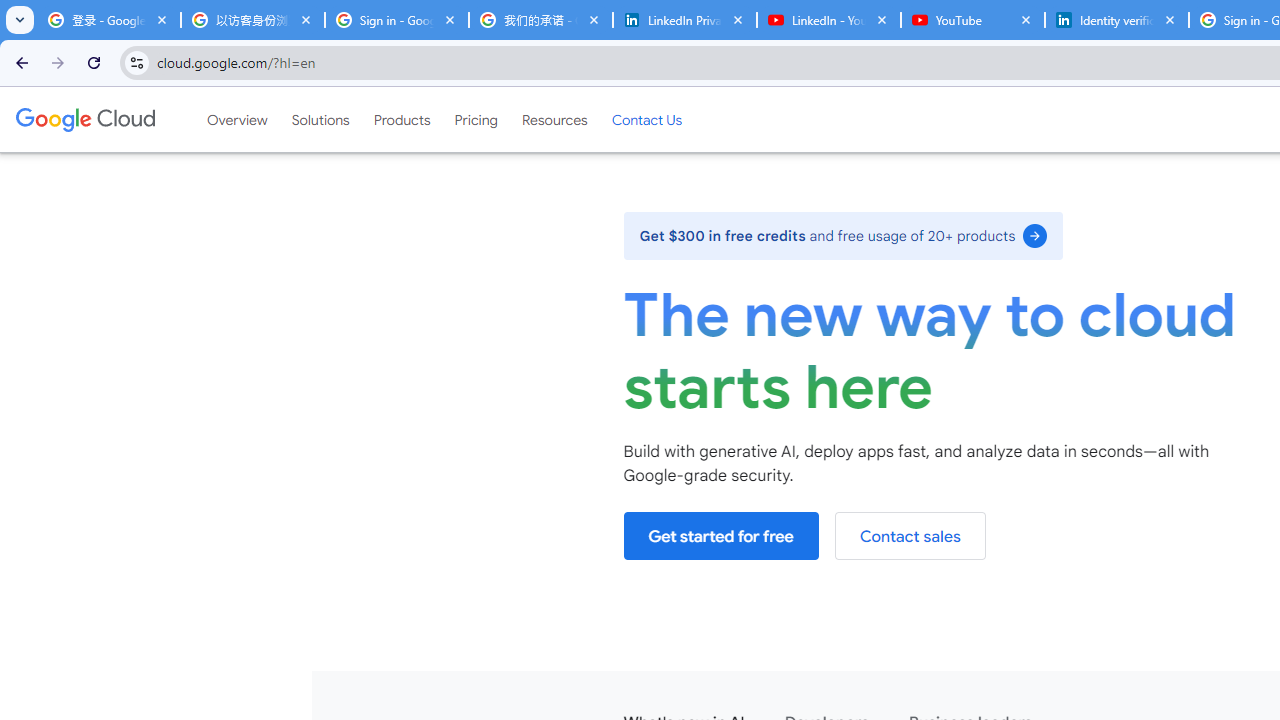  What do you see at coordinates (828, 20) in the screenshot?
I see `'LinkedIn - YouTube'` at bounding box center [828, 20].